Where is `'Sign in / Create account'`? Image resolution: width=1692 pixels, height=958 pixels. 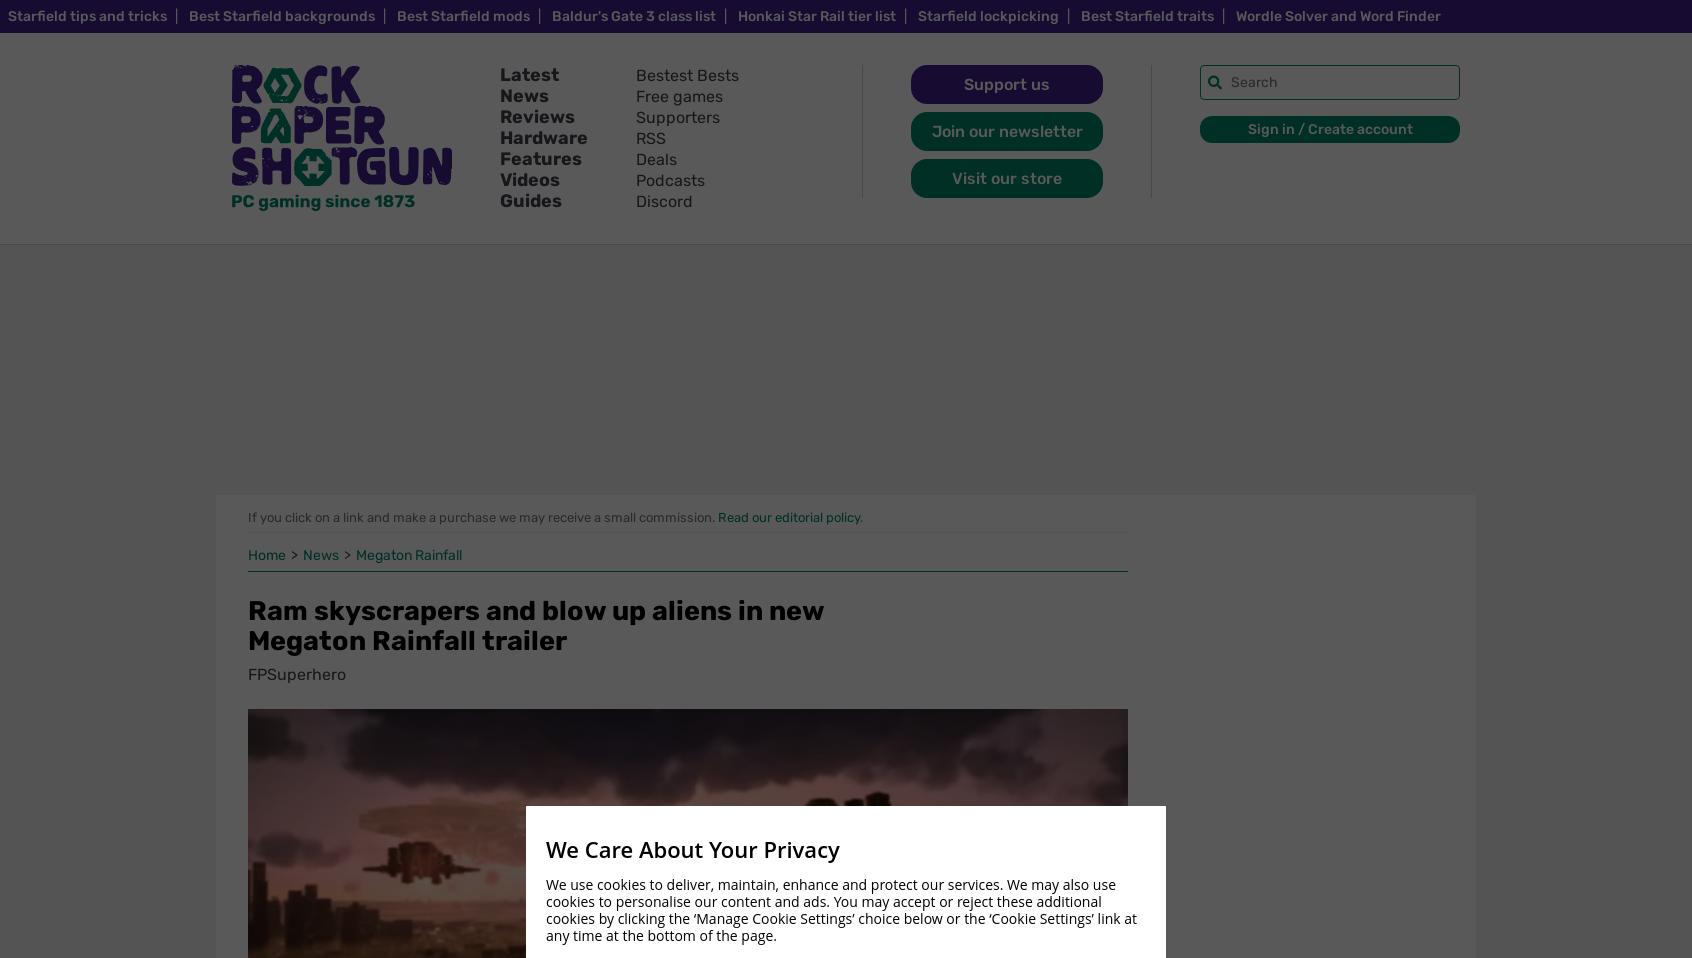
'Sign in / Create account' is located at coordinates (1328, 129).